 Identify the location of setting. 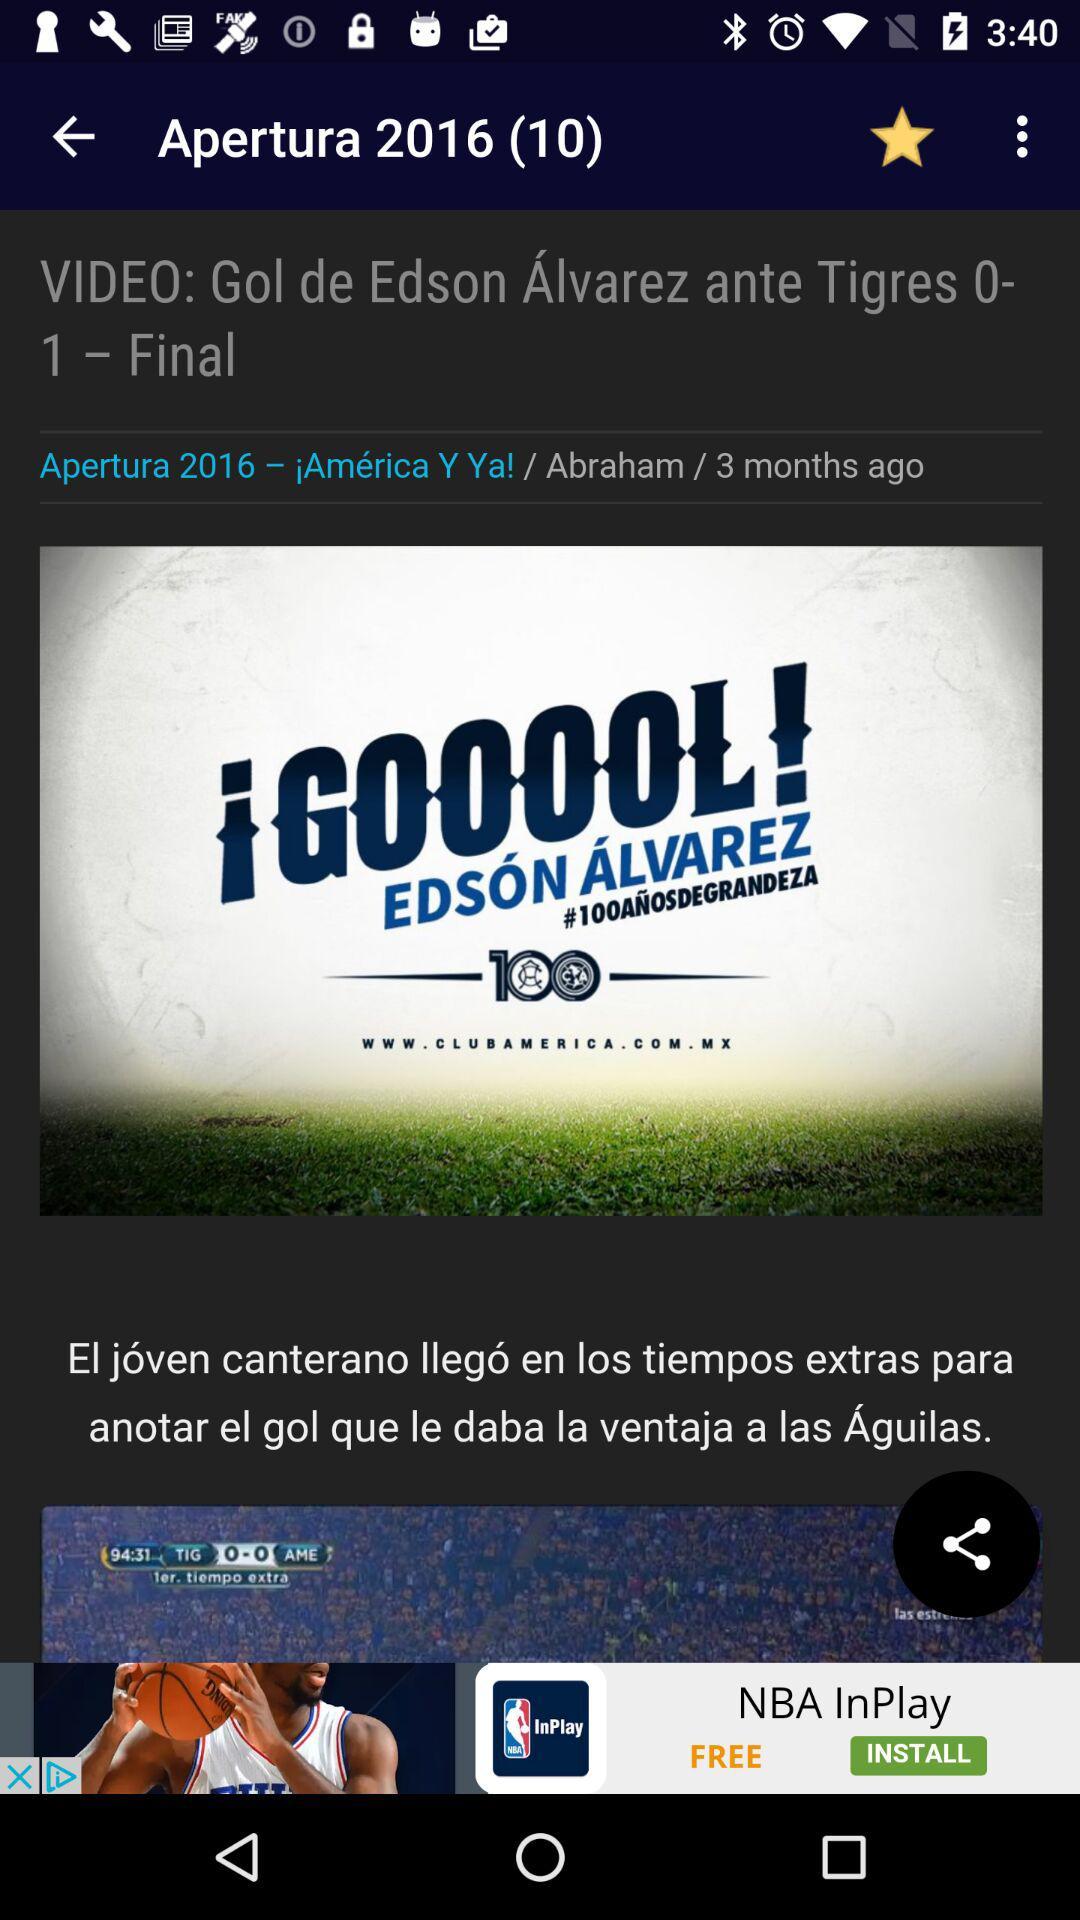
(965, 1543).